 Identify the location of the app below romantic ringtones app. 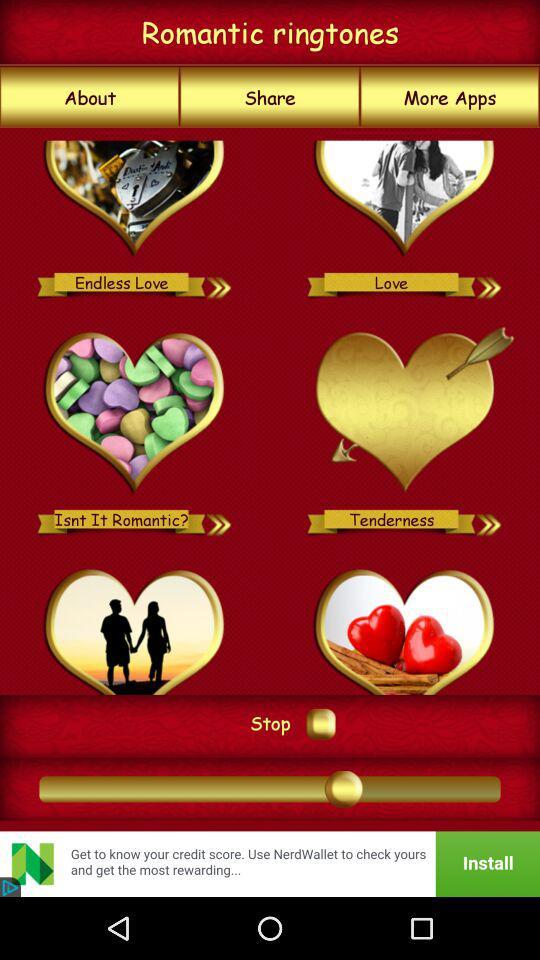
(270, 97).